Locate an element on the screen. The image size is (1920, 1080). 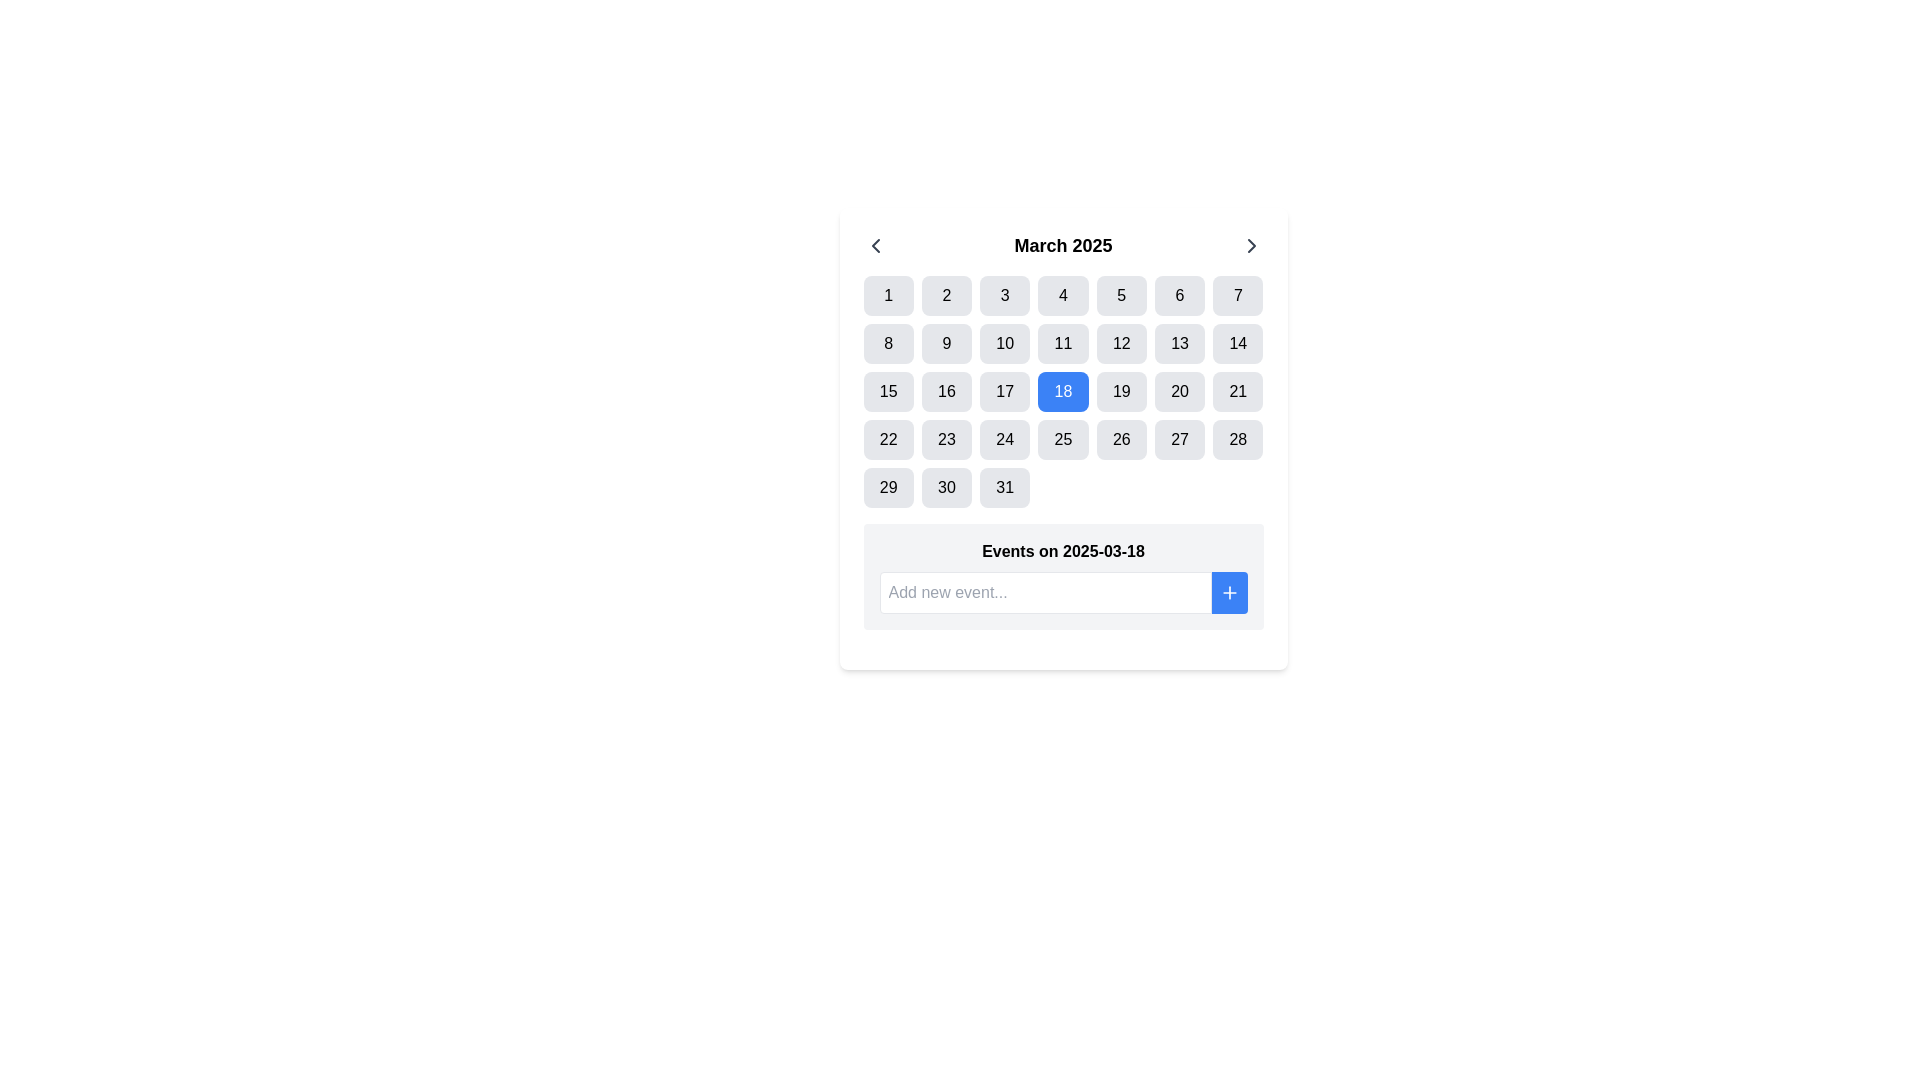
the date selection button for the 10th day of the month in the calendar interface using keyboard navigation is located at coordinates (1005, 342).